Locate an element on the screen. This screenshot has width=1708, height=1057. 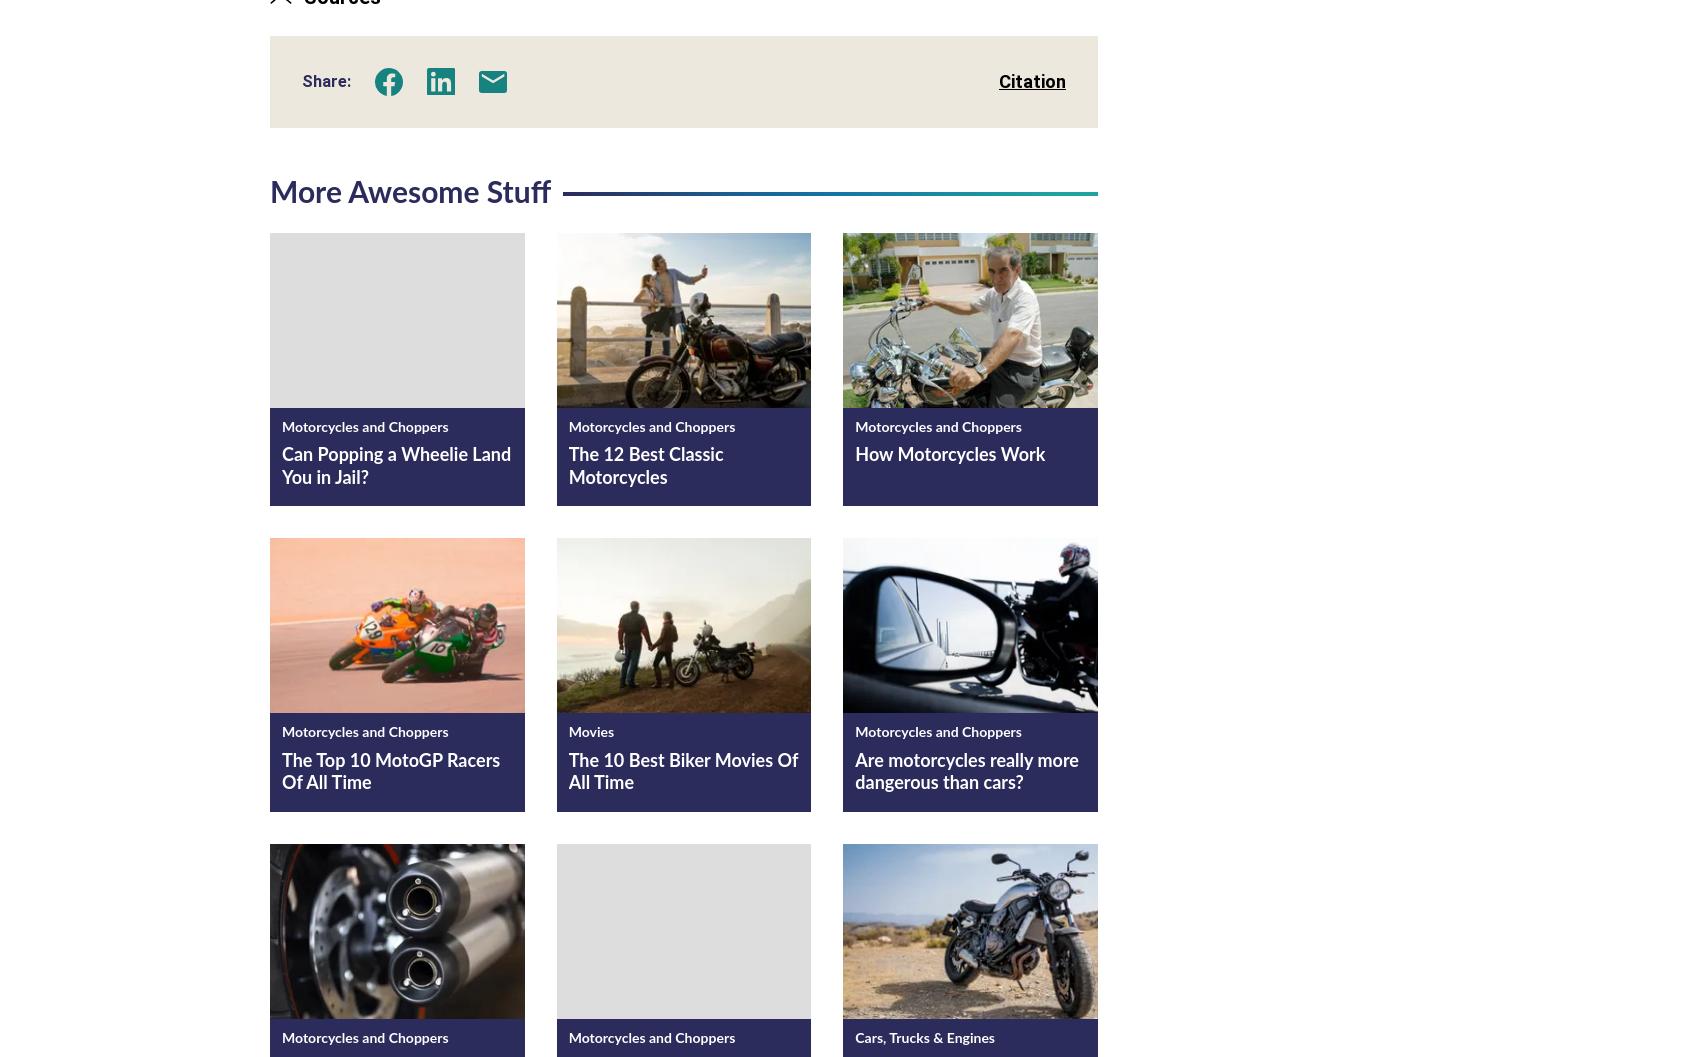
'The 10 Best Biker Movies Of All Time' is located at coordinates (683, 772).